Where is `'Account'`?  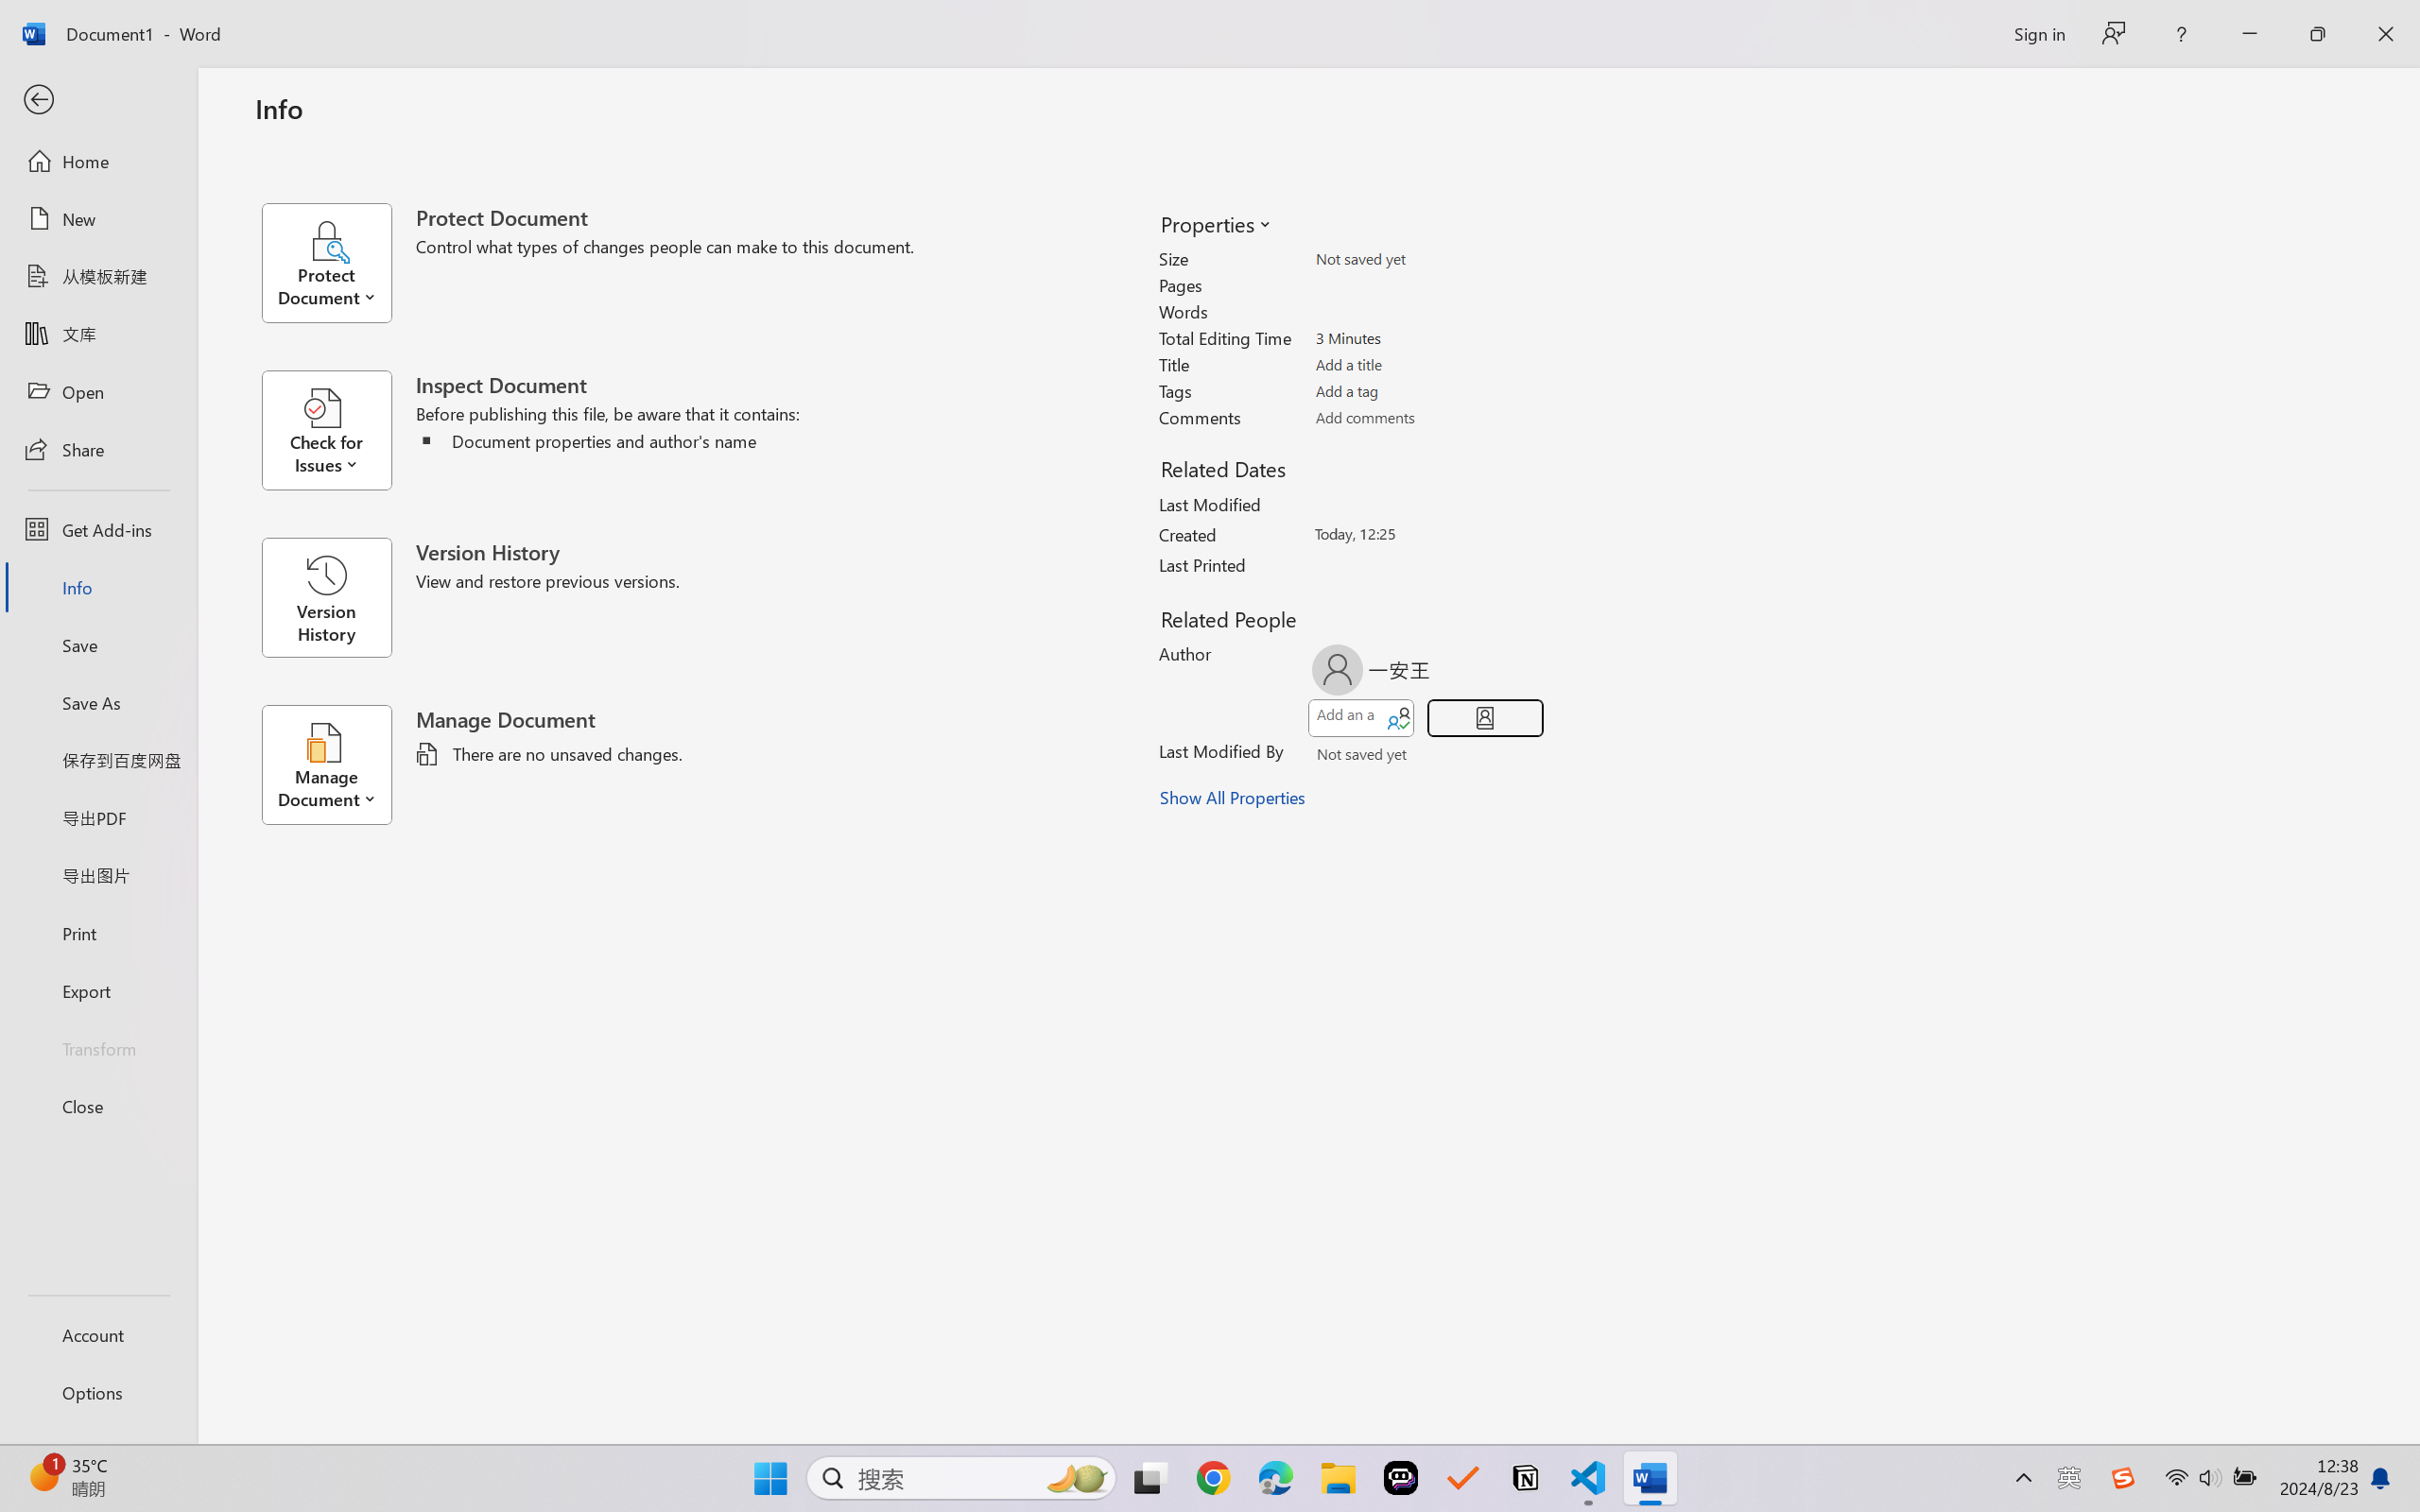
'Account' is located at coordinates (97, 1334).